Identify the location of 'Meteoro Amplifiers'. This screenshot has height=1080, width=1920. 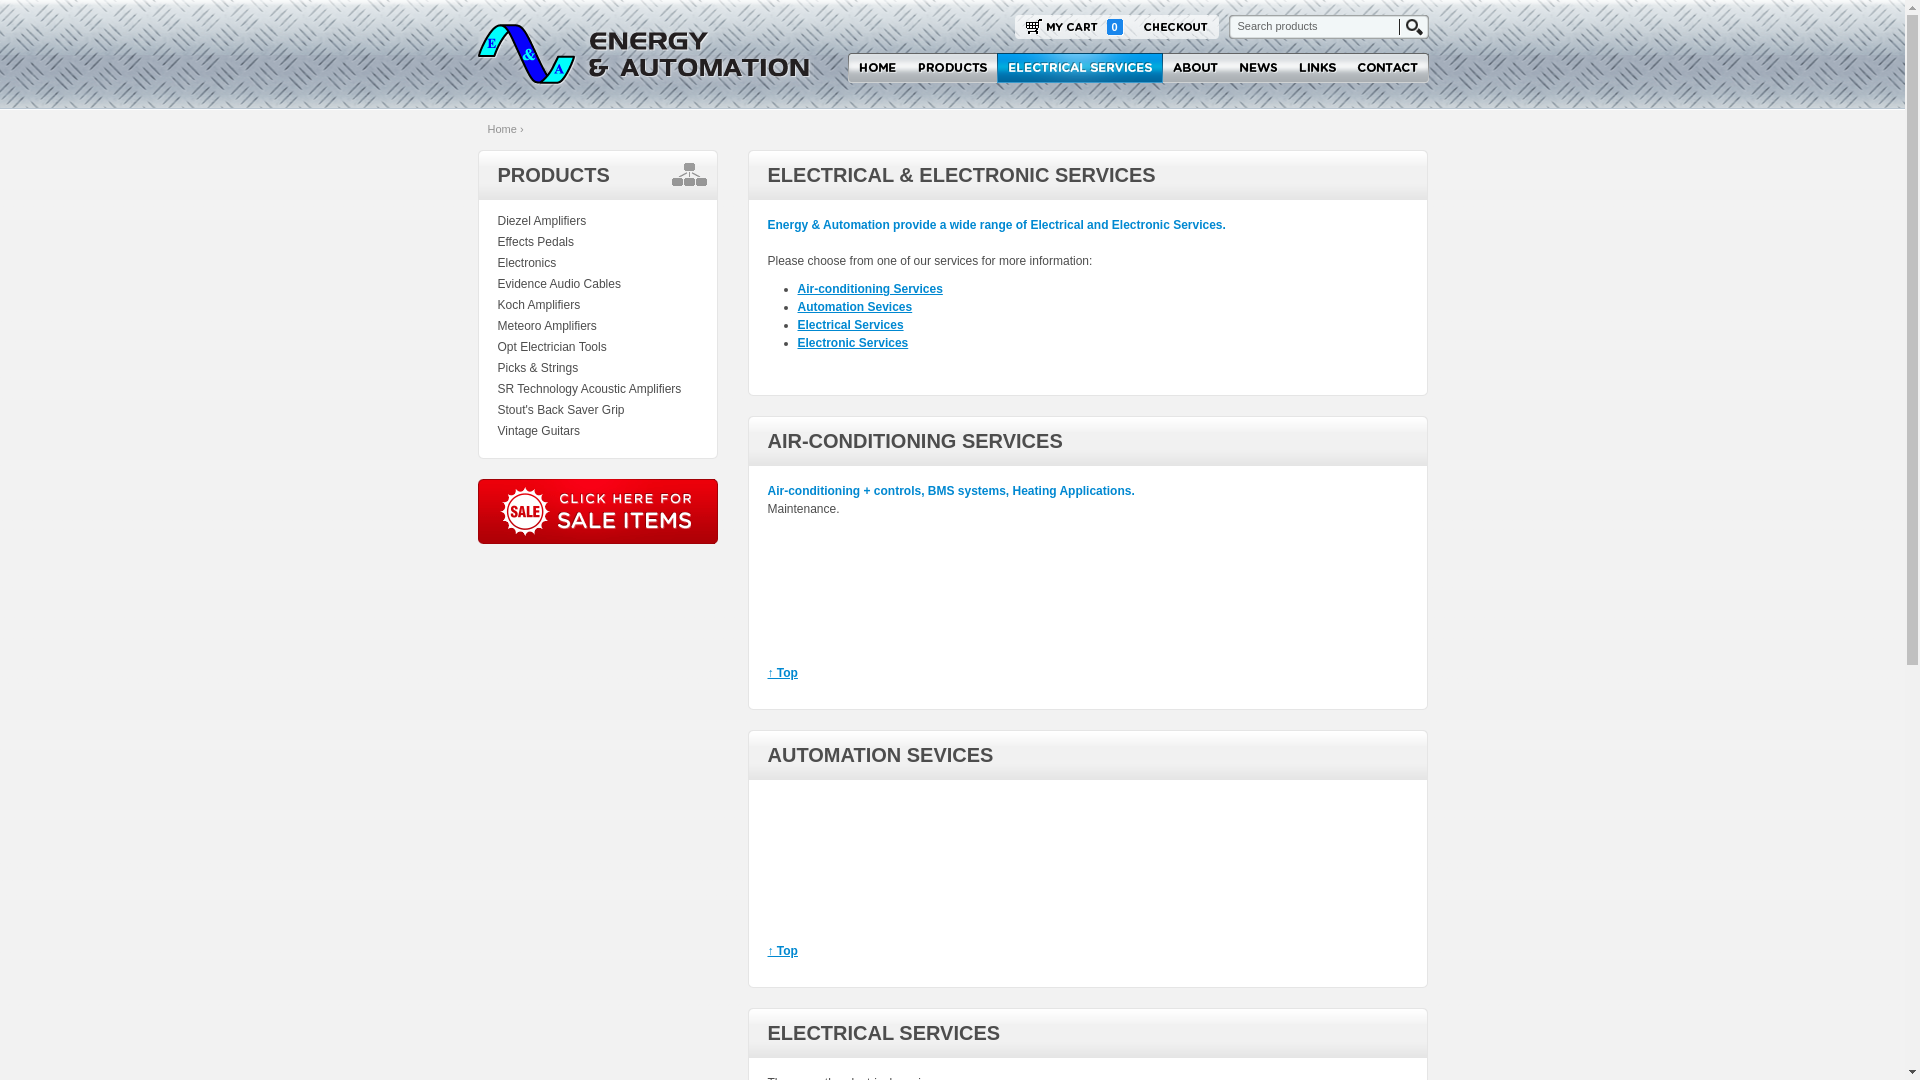
(546, 325).